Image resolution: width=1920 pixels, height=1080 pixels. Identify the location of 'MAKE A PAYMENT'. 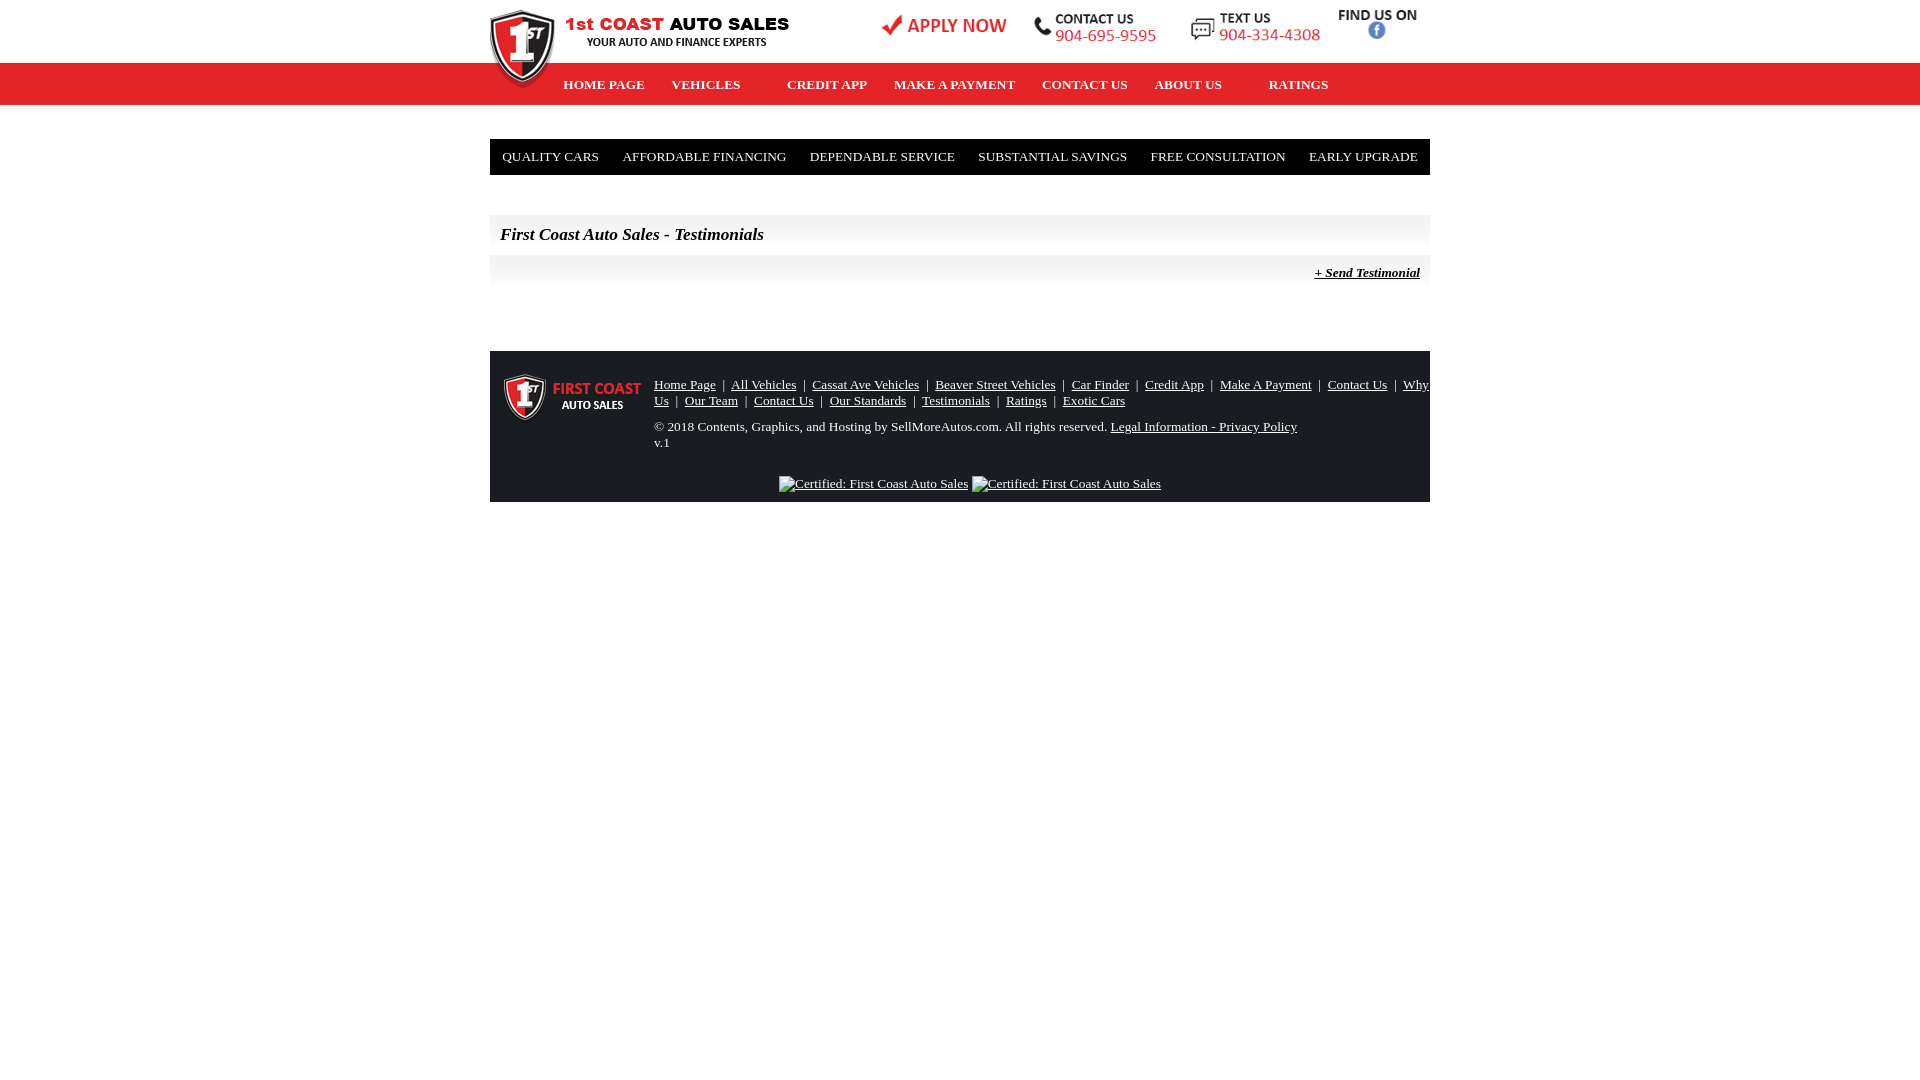
(954, 83).